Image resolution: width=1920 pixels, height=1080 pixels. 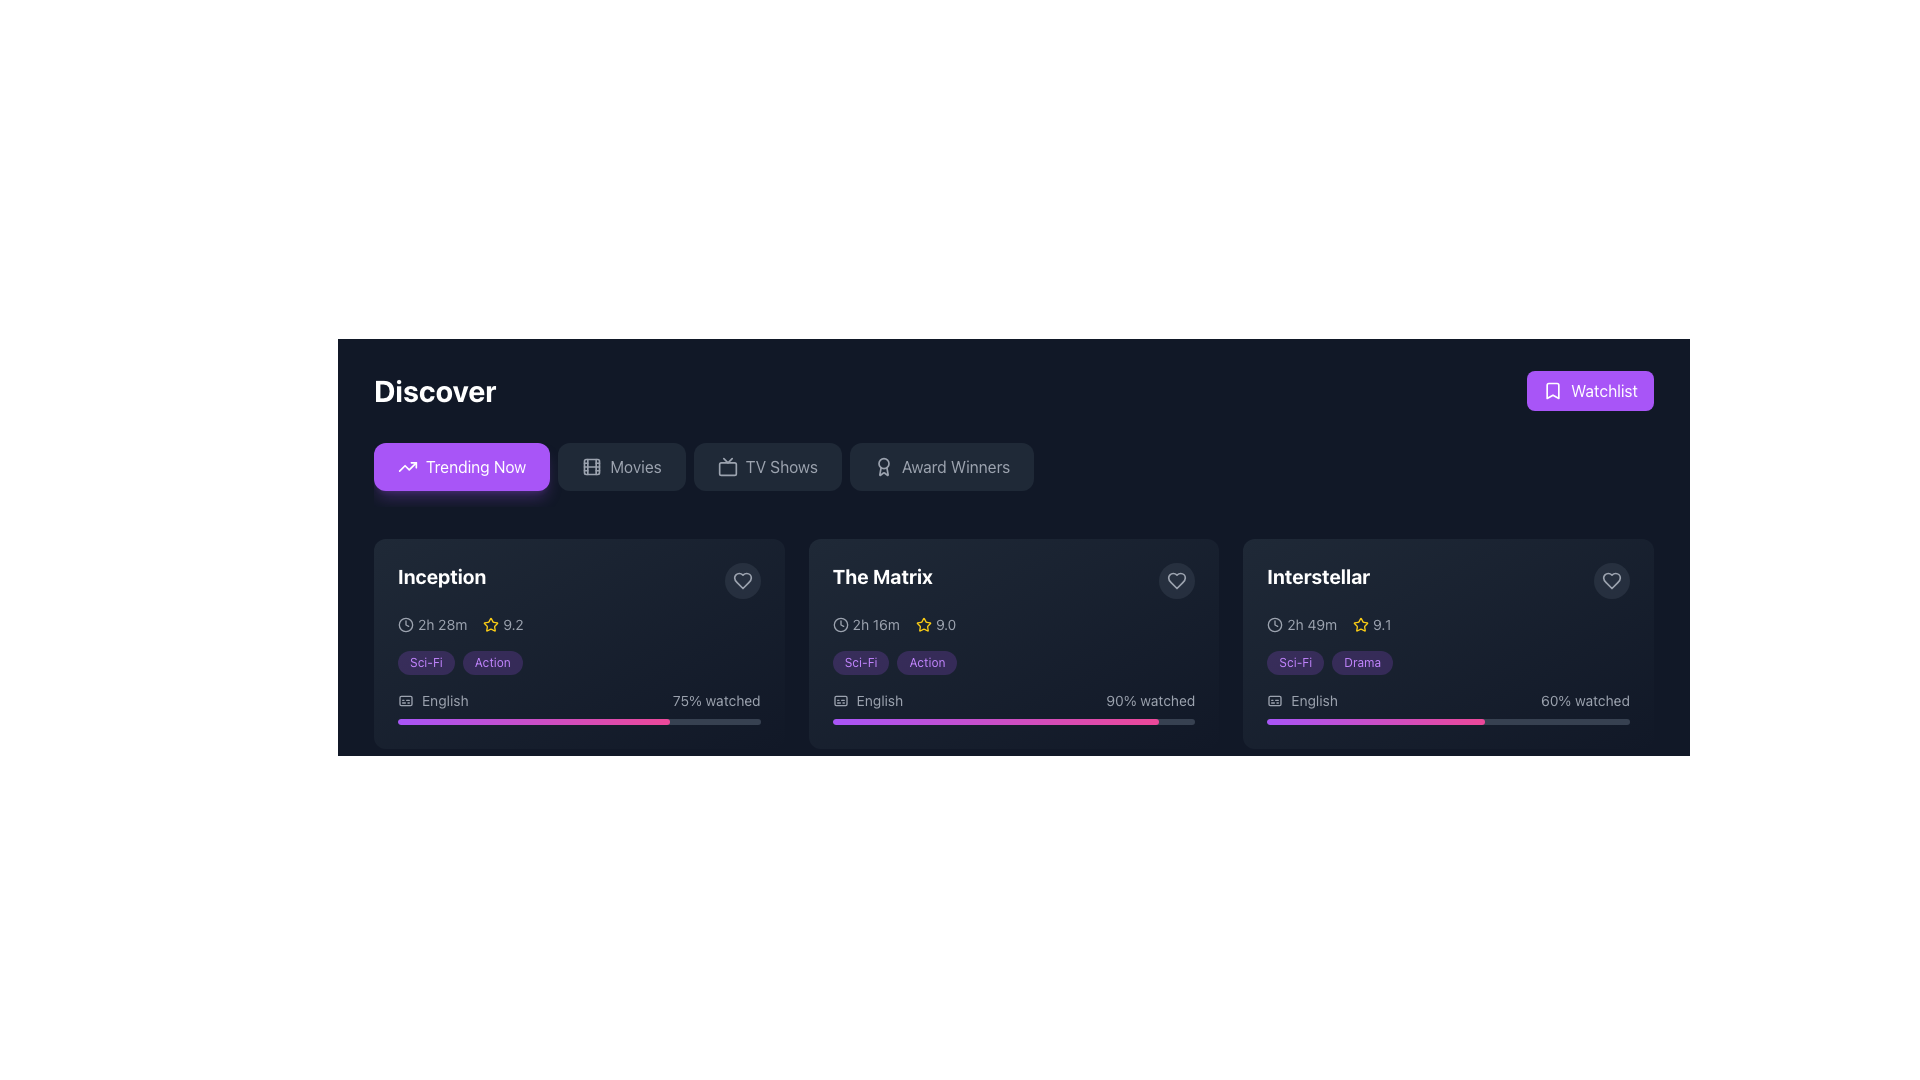 What do you see at coordinates (1410, 721) in the screenshot?
I see `watched progress` at bounding box center [1410, 721].